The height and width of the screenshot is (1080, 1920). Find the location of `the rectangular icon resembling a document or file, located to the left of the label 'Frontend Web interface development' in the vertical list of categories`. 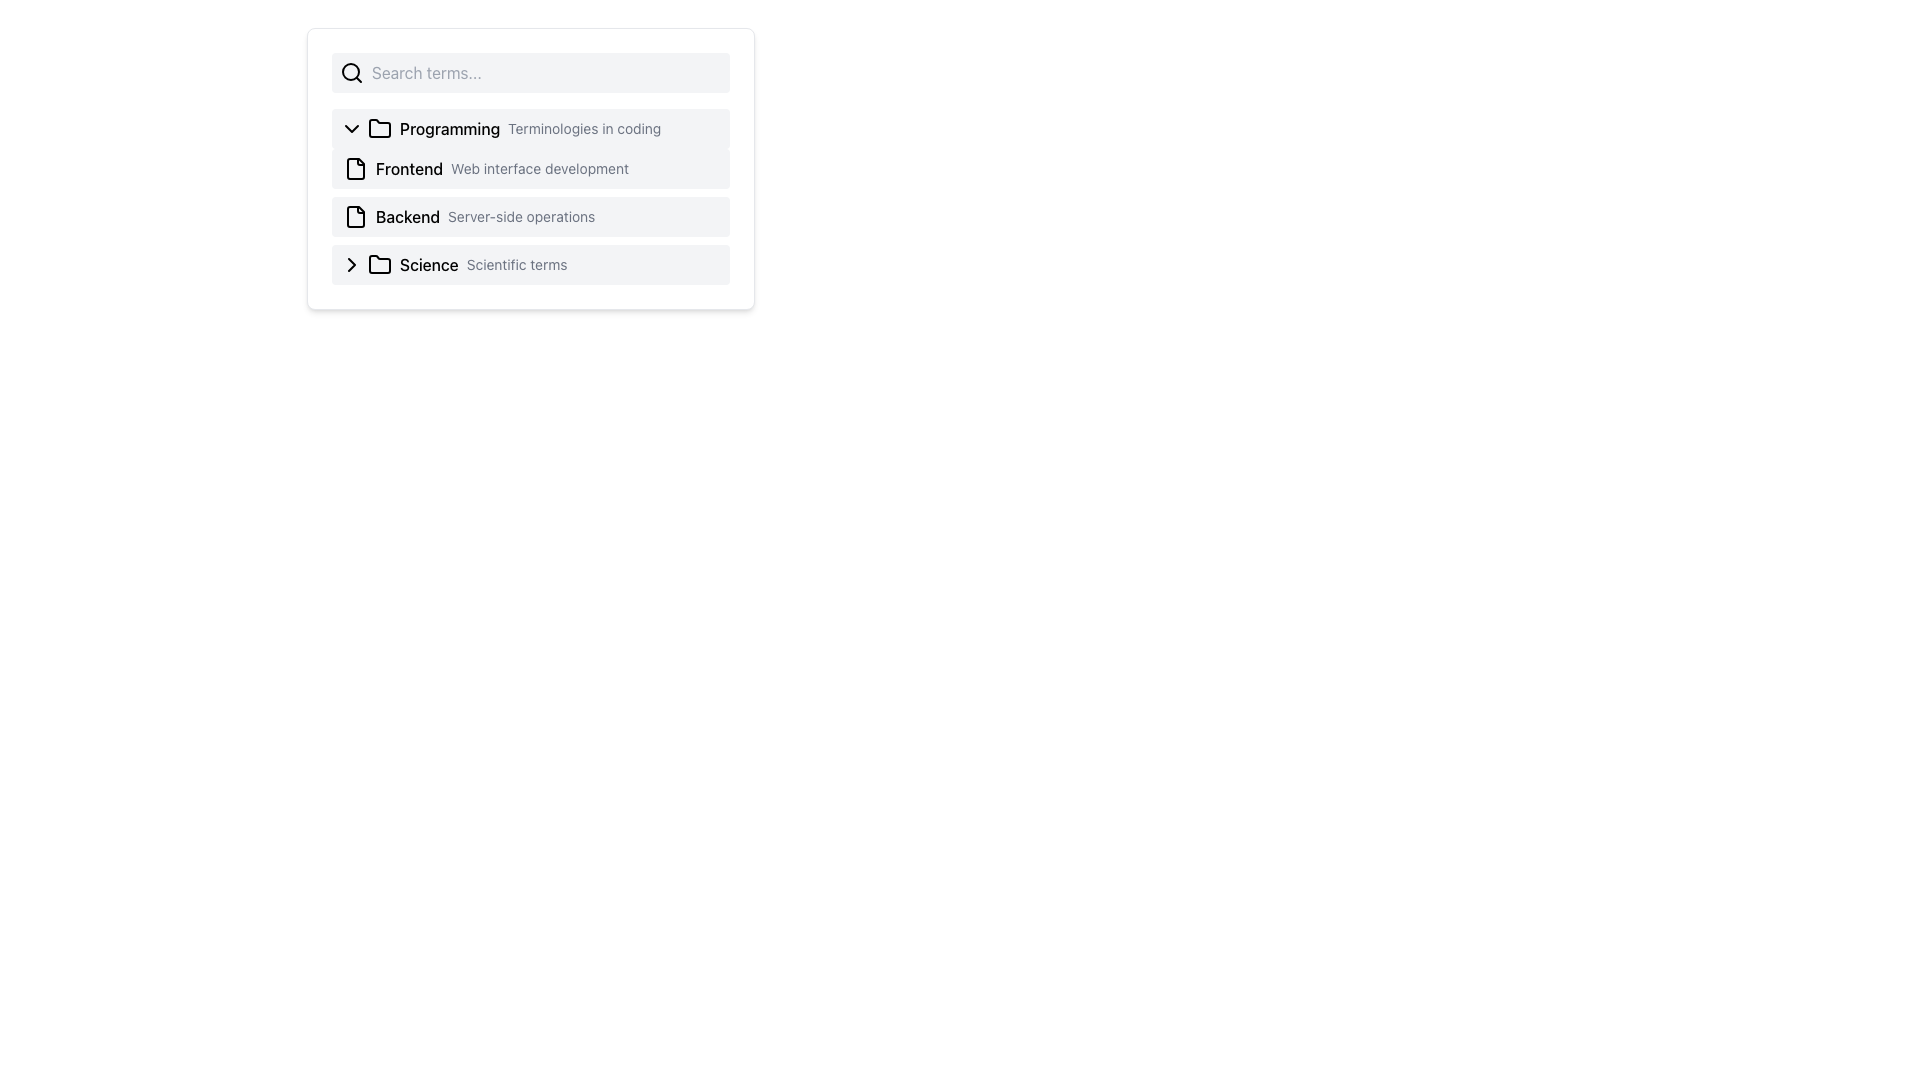

the rectangular icon resembling a document or file, located to the left of the label 'Frontend Web interface development' in the vertical list of categories is located at coordinates (355, 168).